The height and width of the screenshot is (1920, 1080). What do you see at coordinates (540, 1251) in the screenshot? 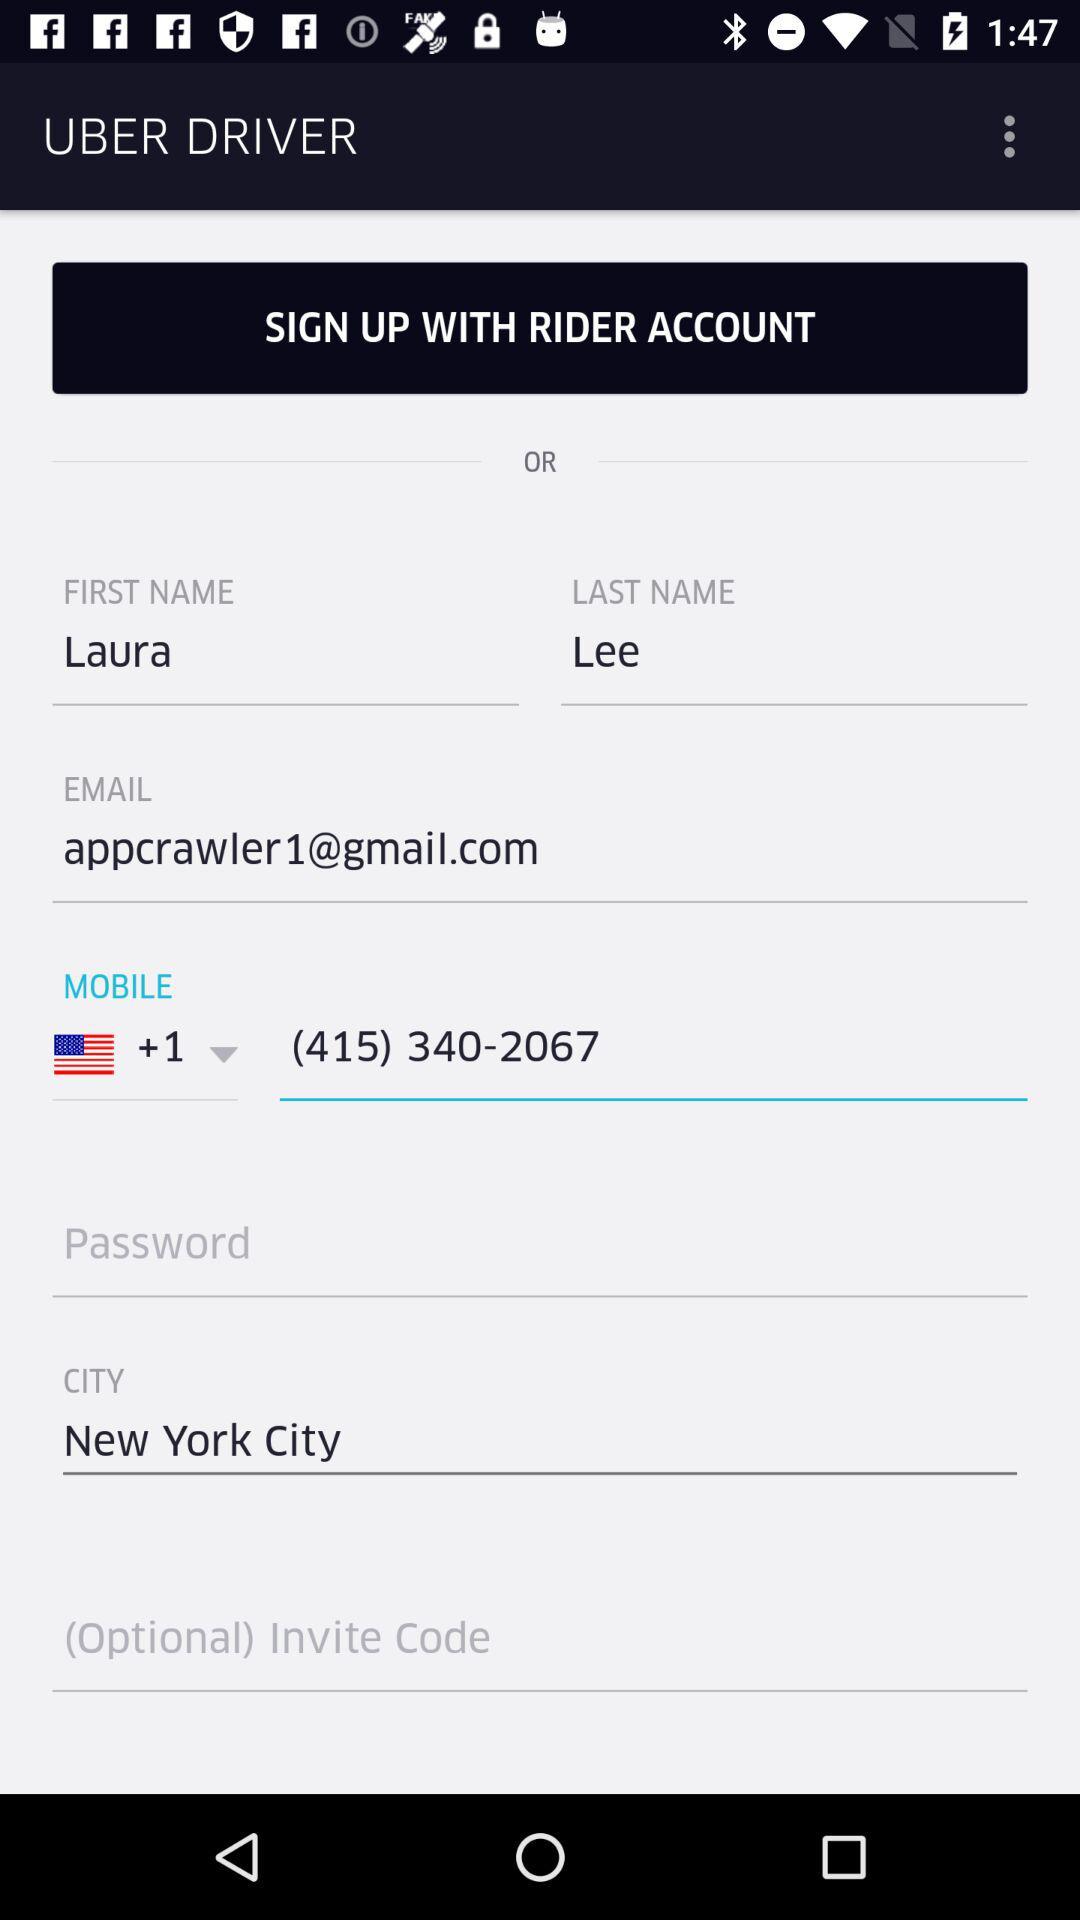
I see `password` at bounding box center [540, 1251].